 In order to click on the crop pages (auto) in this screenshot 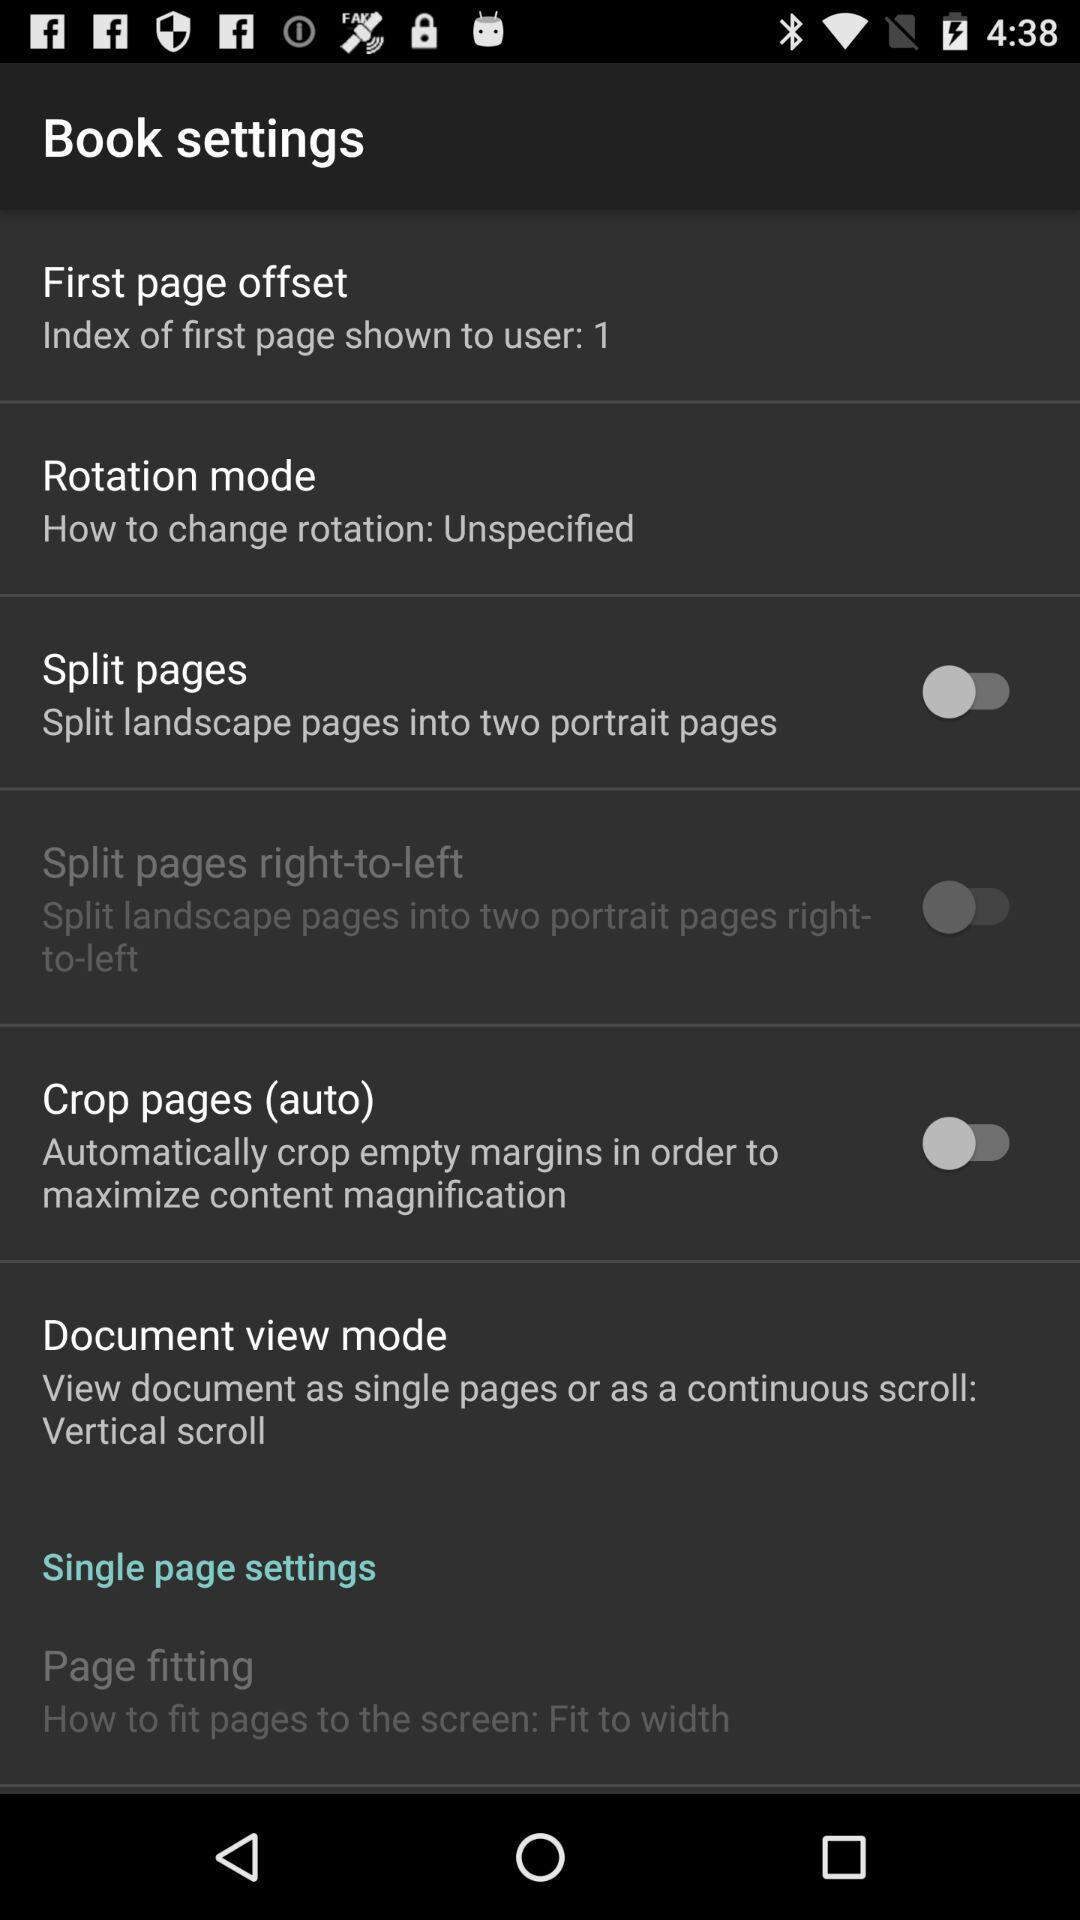, I will do `click(208, 1096)`.